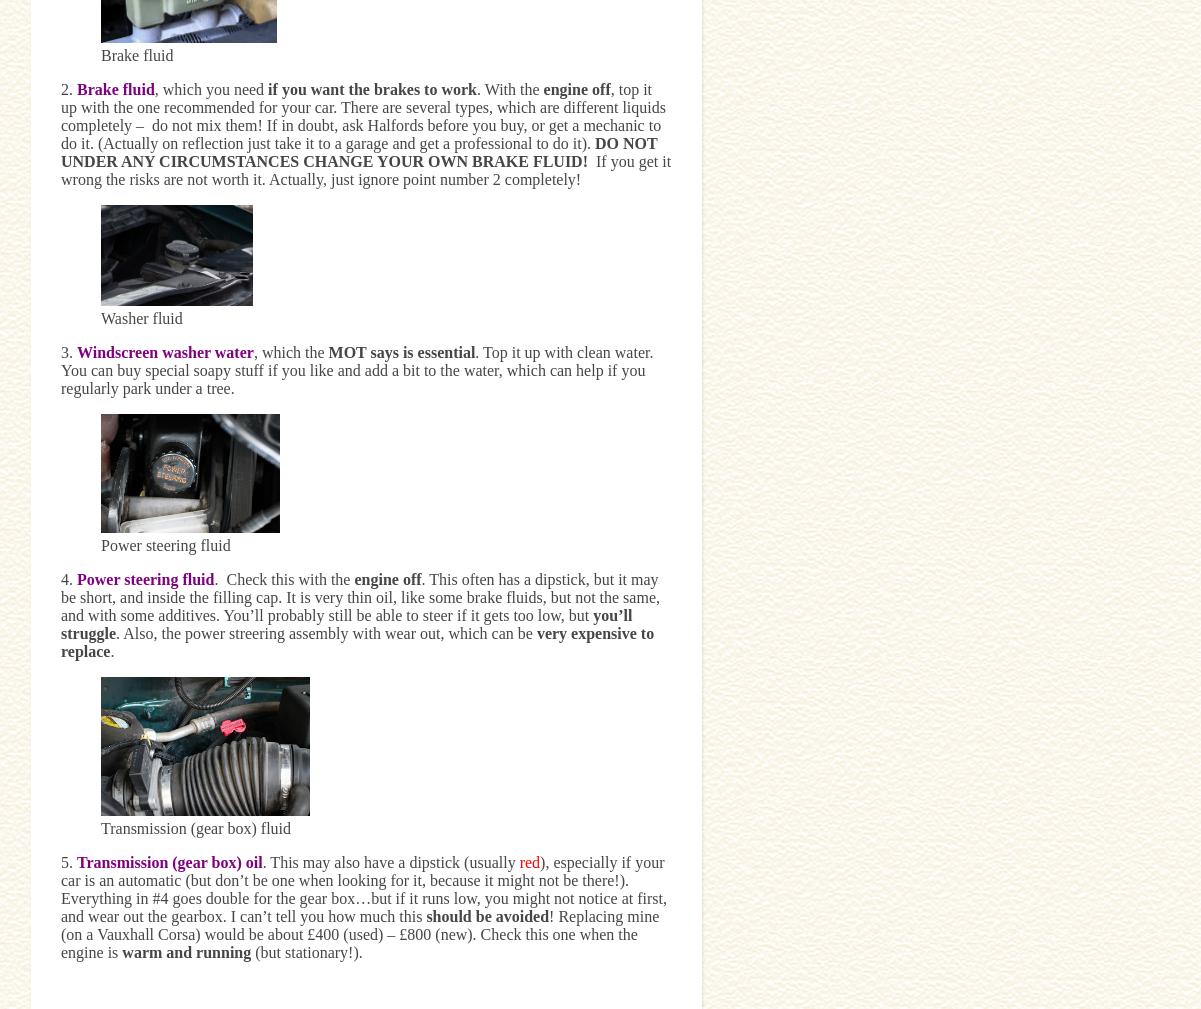 Image resolution: width=1201 pixels, height=1009 pixels. What do you see at coordinates (186, 951) in the screenshot?
I see `'warm and running'` at bounding box center [186, 951].